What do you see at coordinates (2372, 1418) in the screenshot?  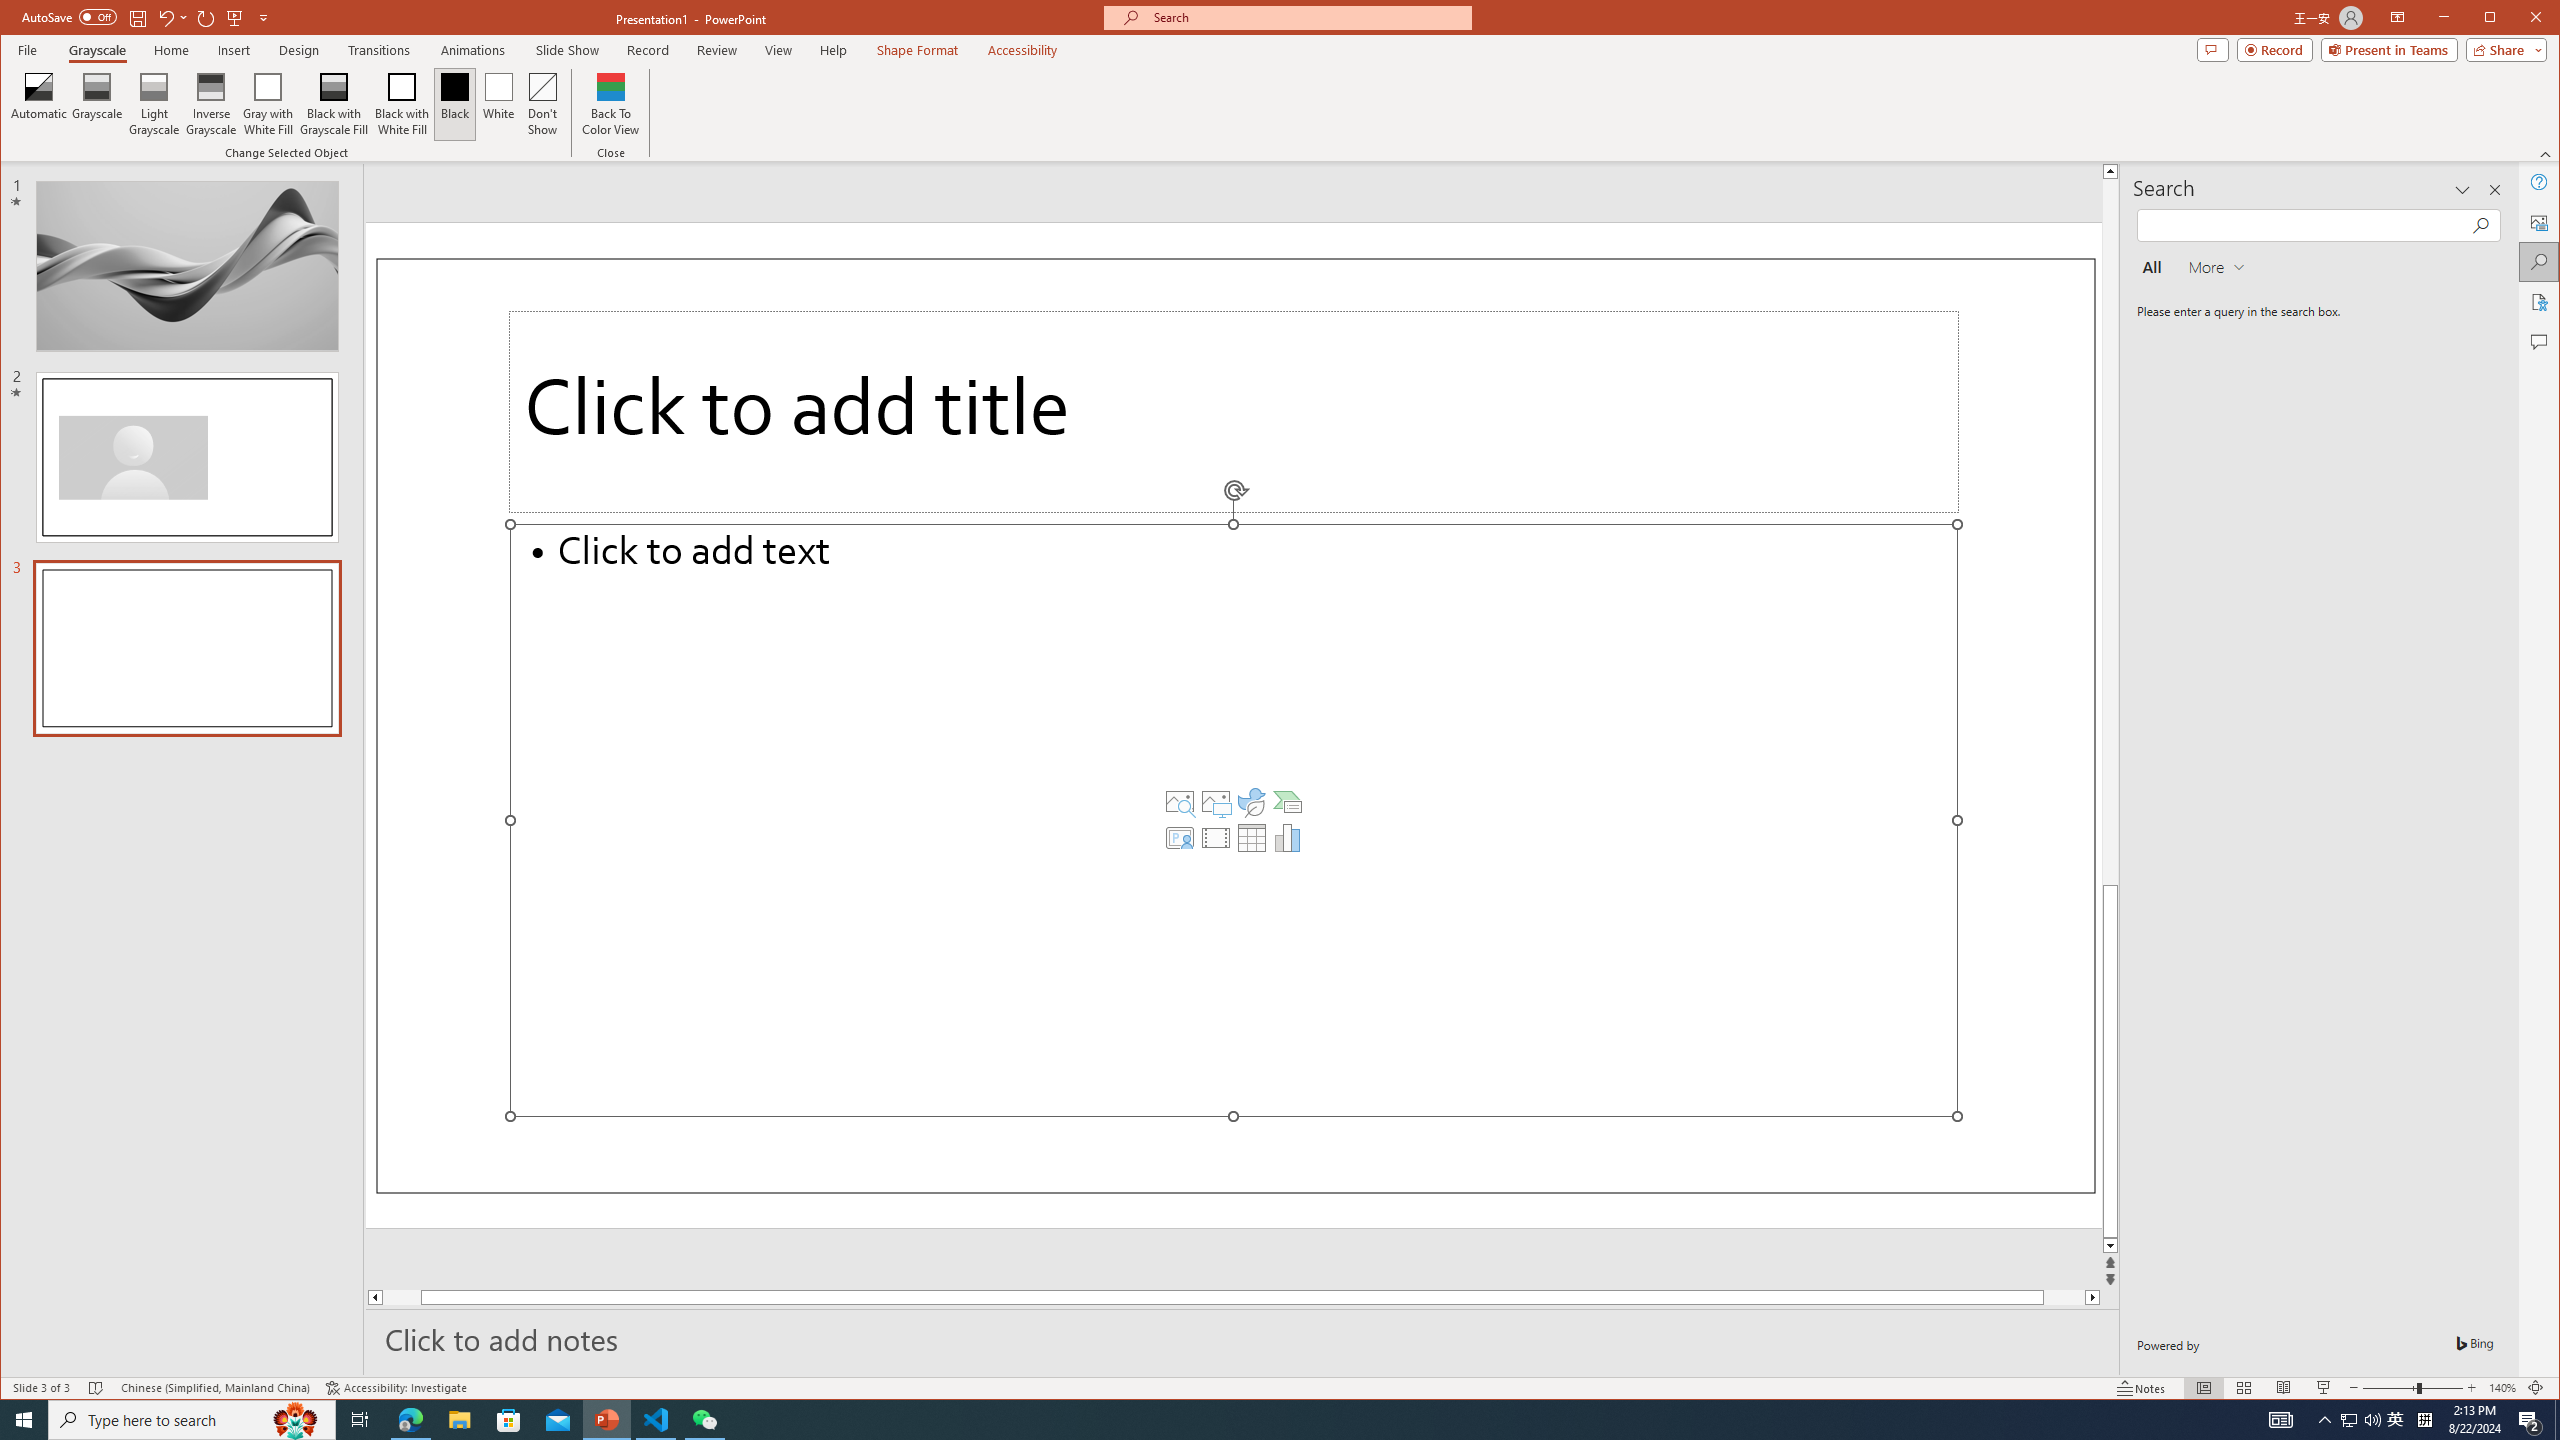 I see `'Q2790: 100%'` at bounding box center [2372, 1418].